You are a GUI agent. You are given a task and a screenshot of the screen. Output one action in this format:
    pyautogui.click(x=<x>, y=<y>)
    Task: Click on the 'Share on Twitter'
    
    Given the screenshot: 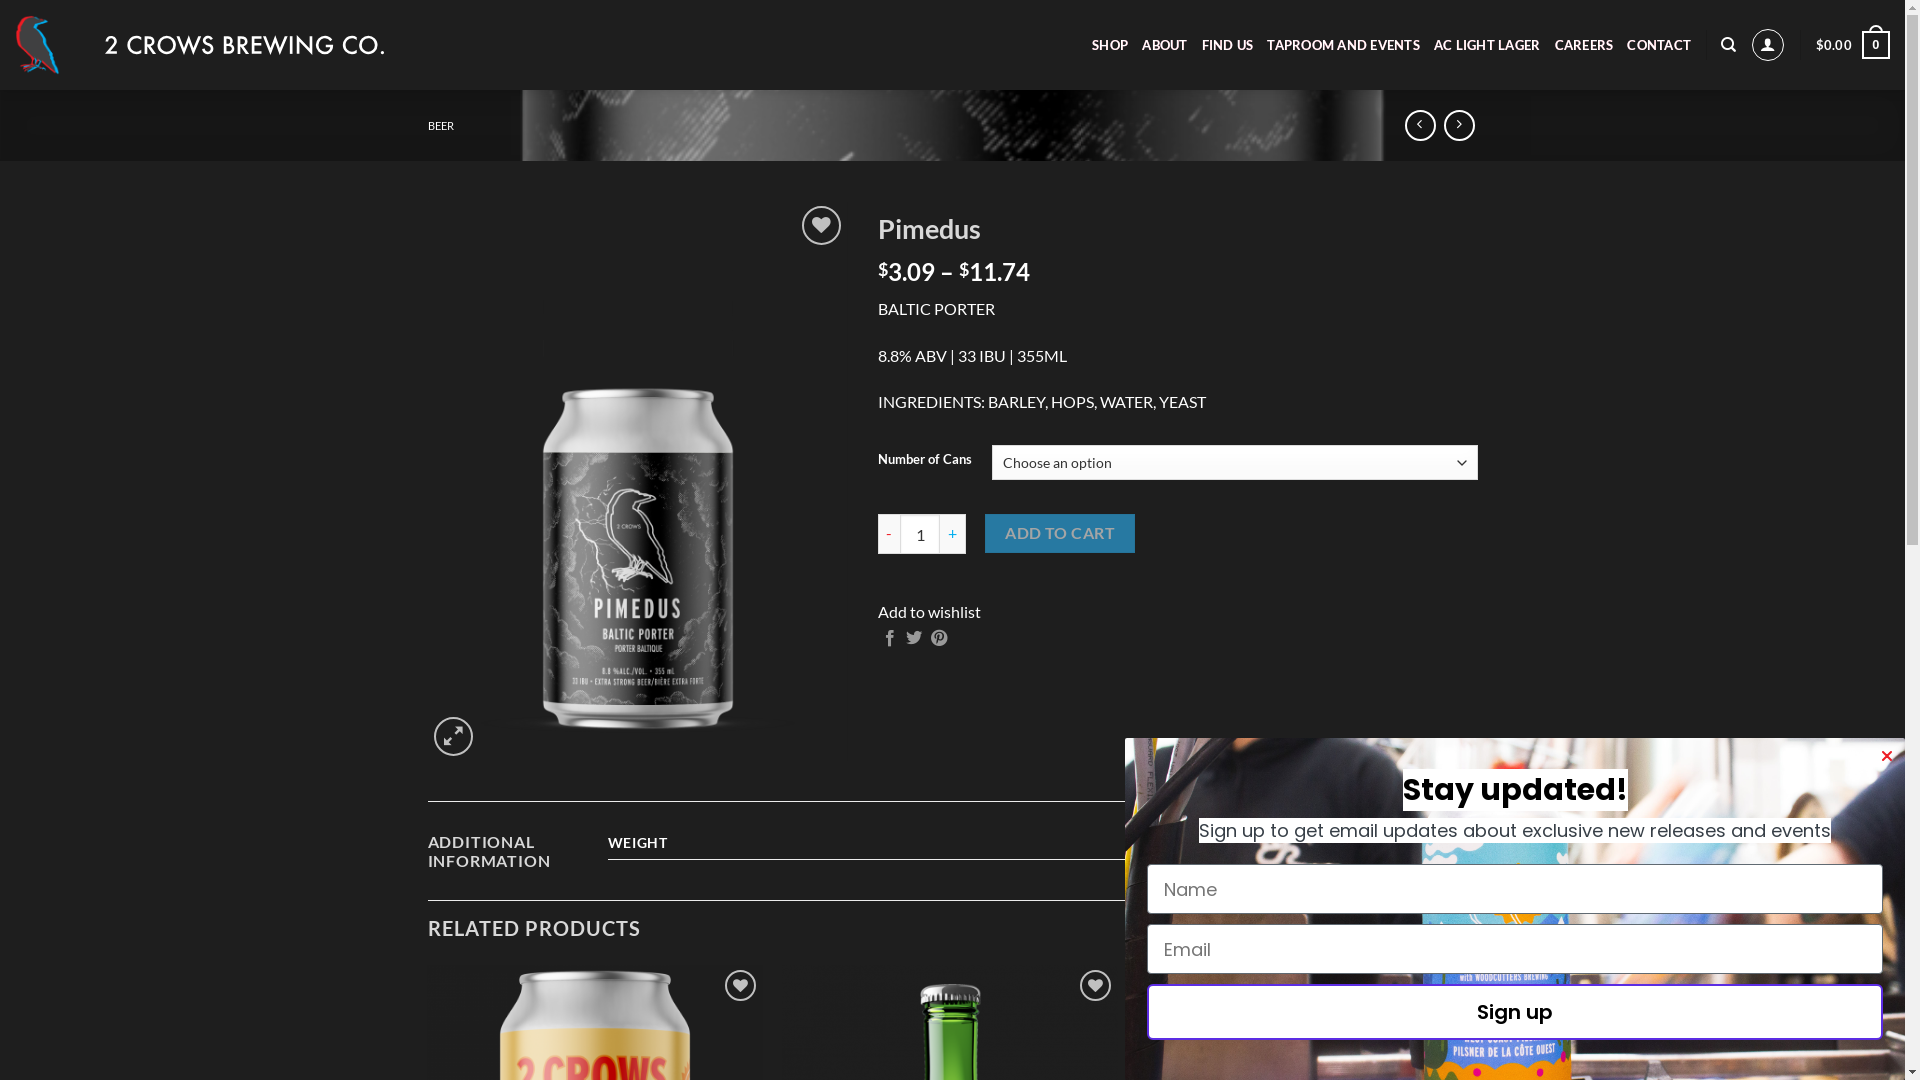 What is the action you would take?
    pyautogui.click(x=912, y=639)
    